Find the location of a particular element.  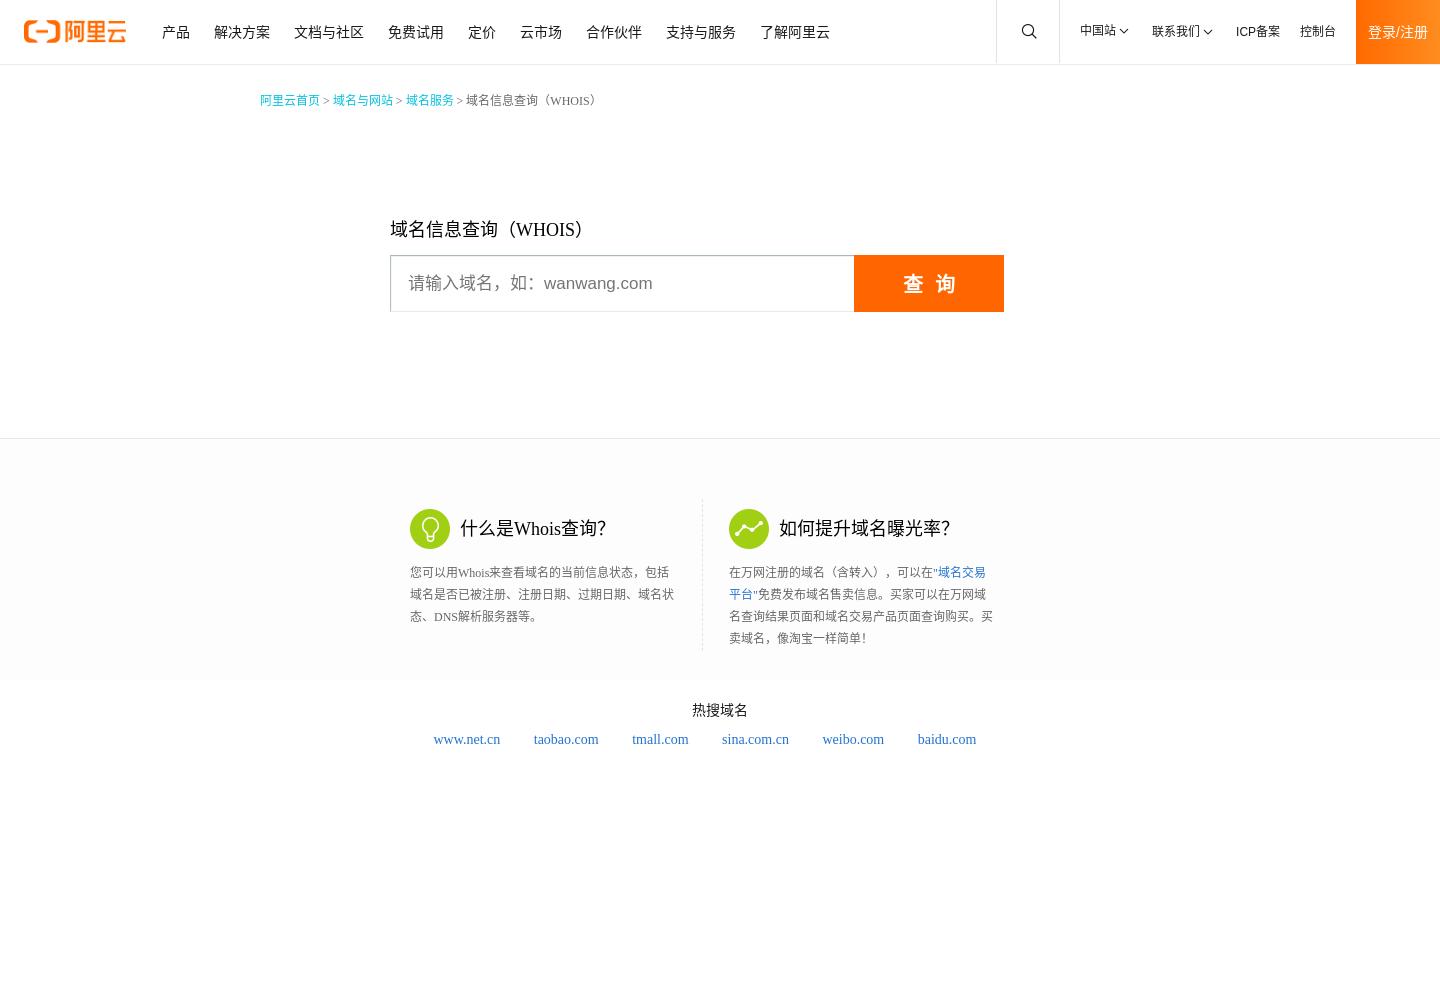

'baidu.com' is located at coordinates (946, 738).